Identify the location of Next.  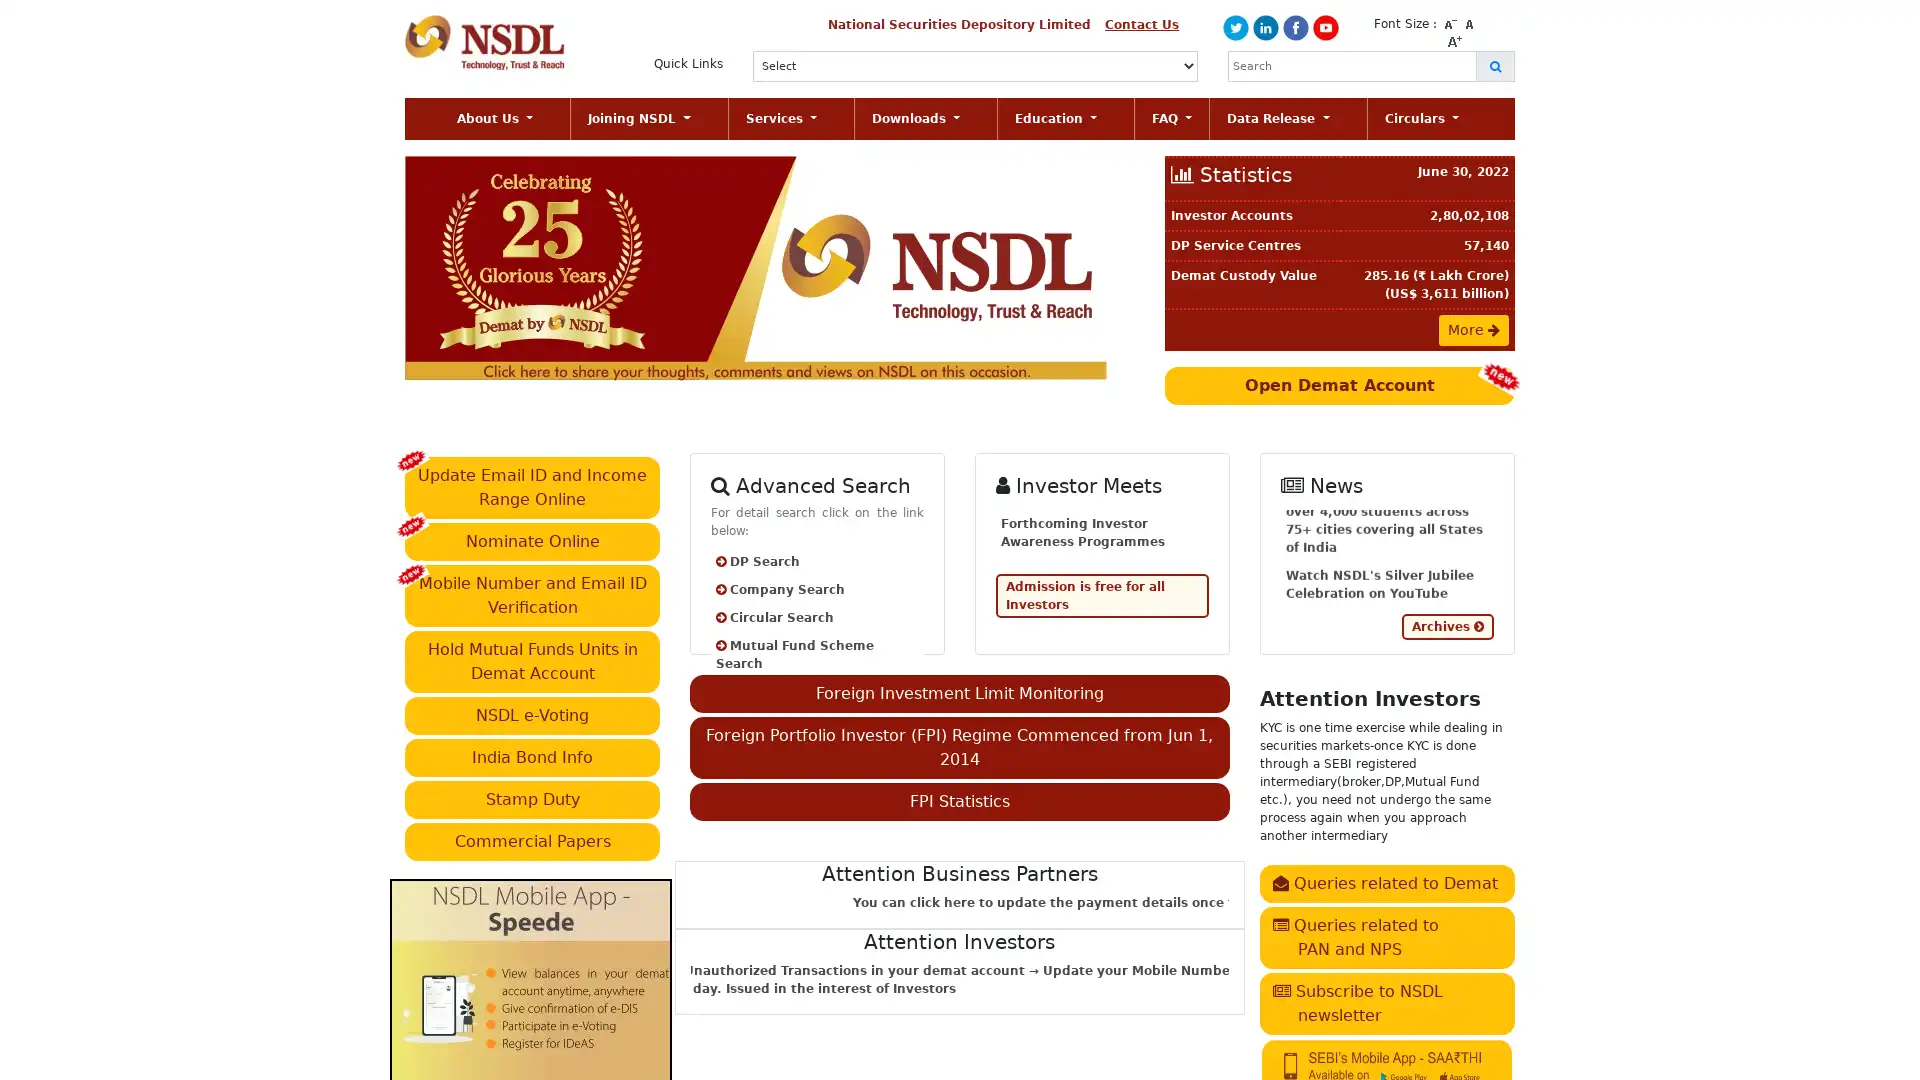
(1079, 266).